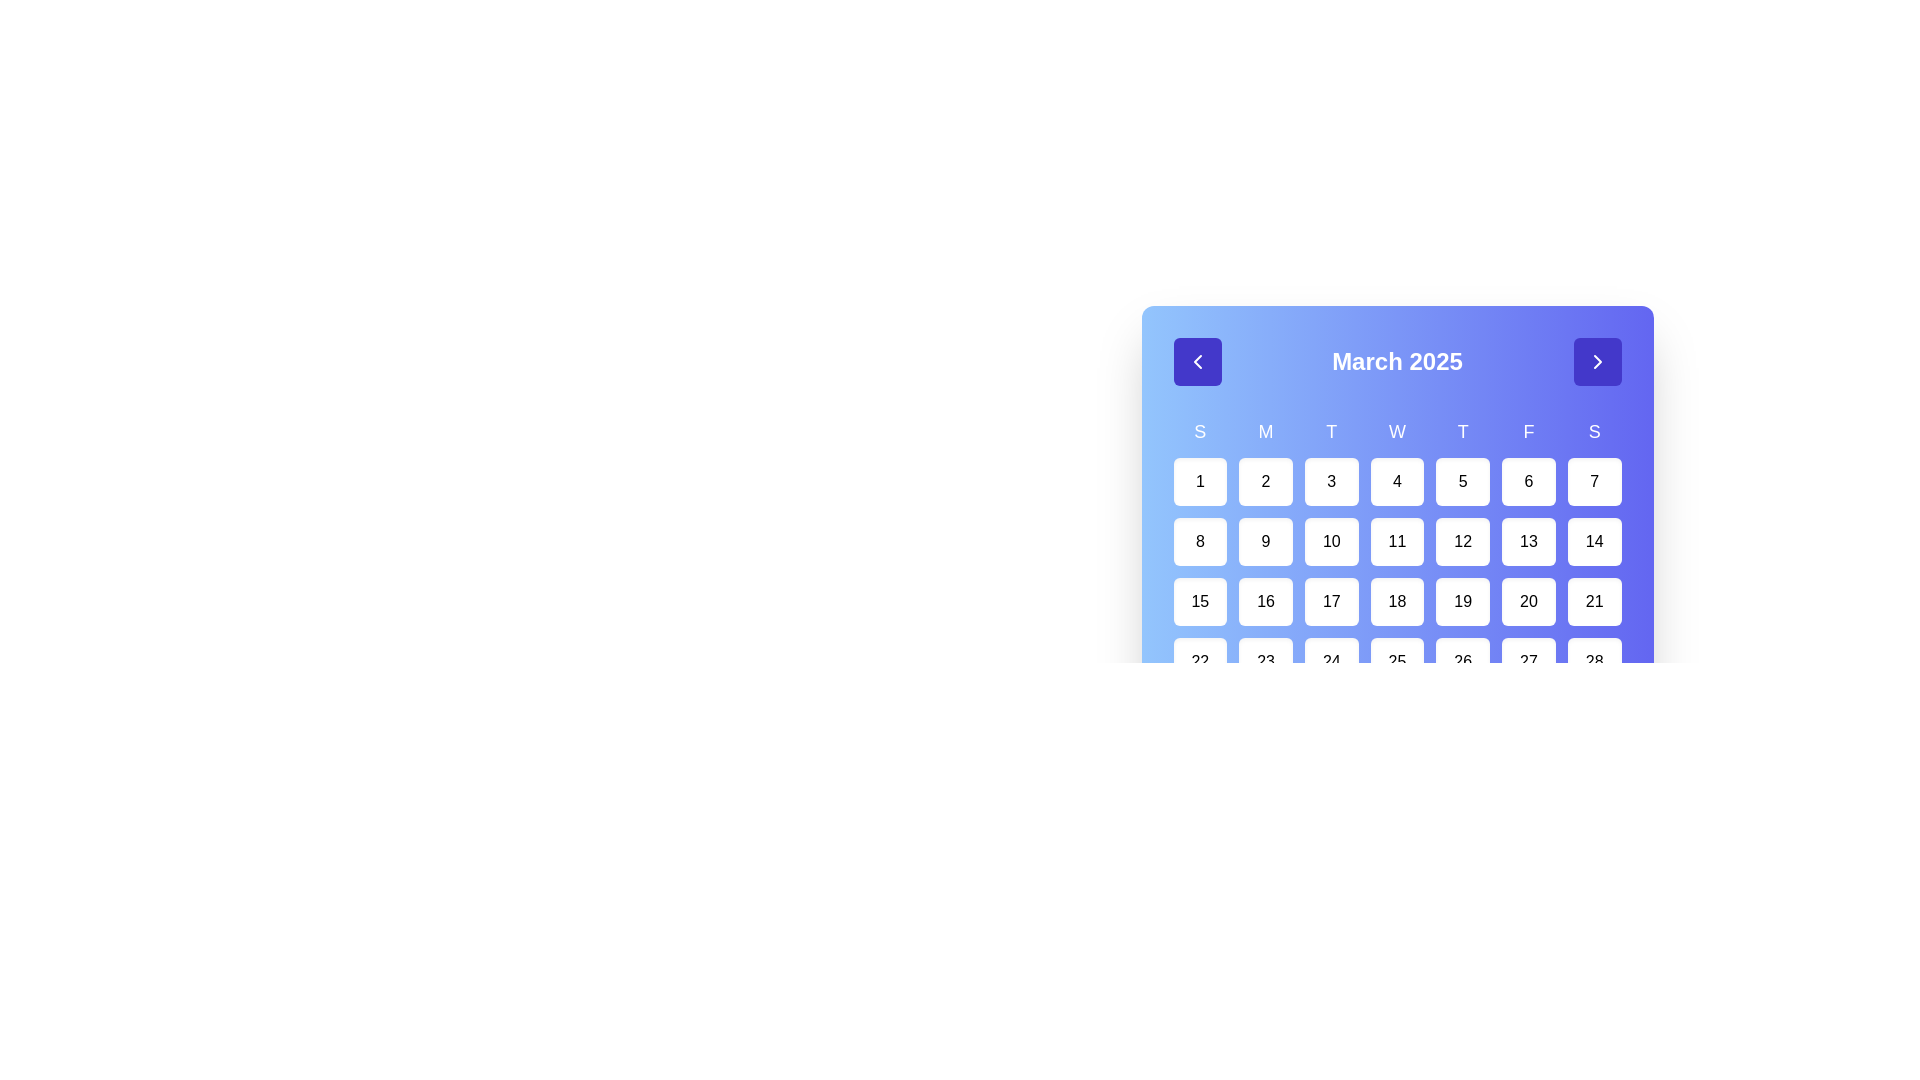  I want to click on the rightward chevron arrow icon located inside the square button at the top-right corner of the calendar interface, so click(1596, 362).